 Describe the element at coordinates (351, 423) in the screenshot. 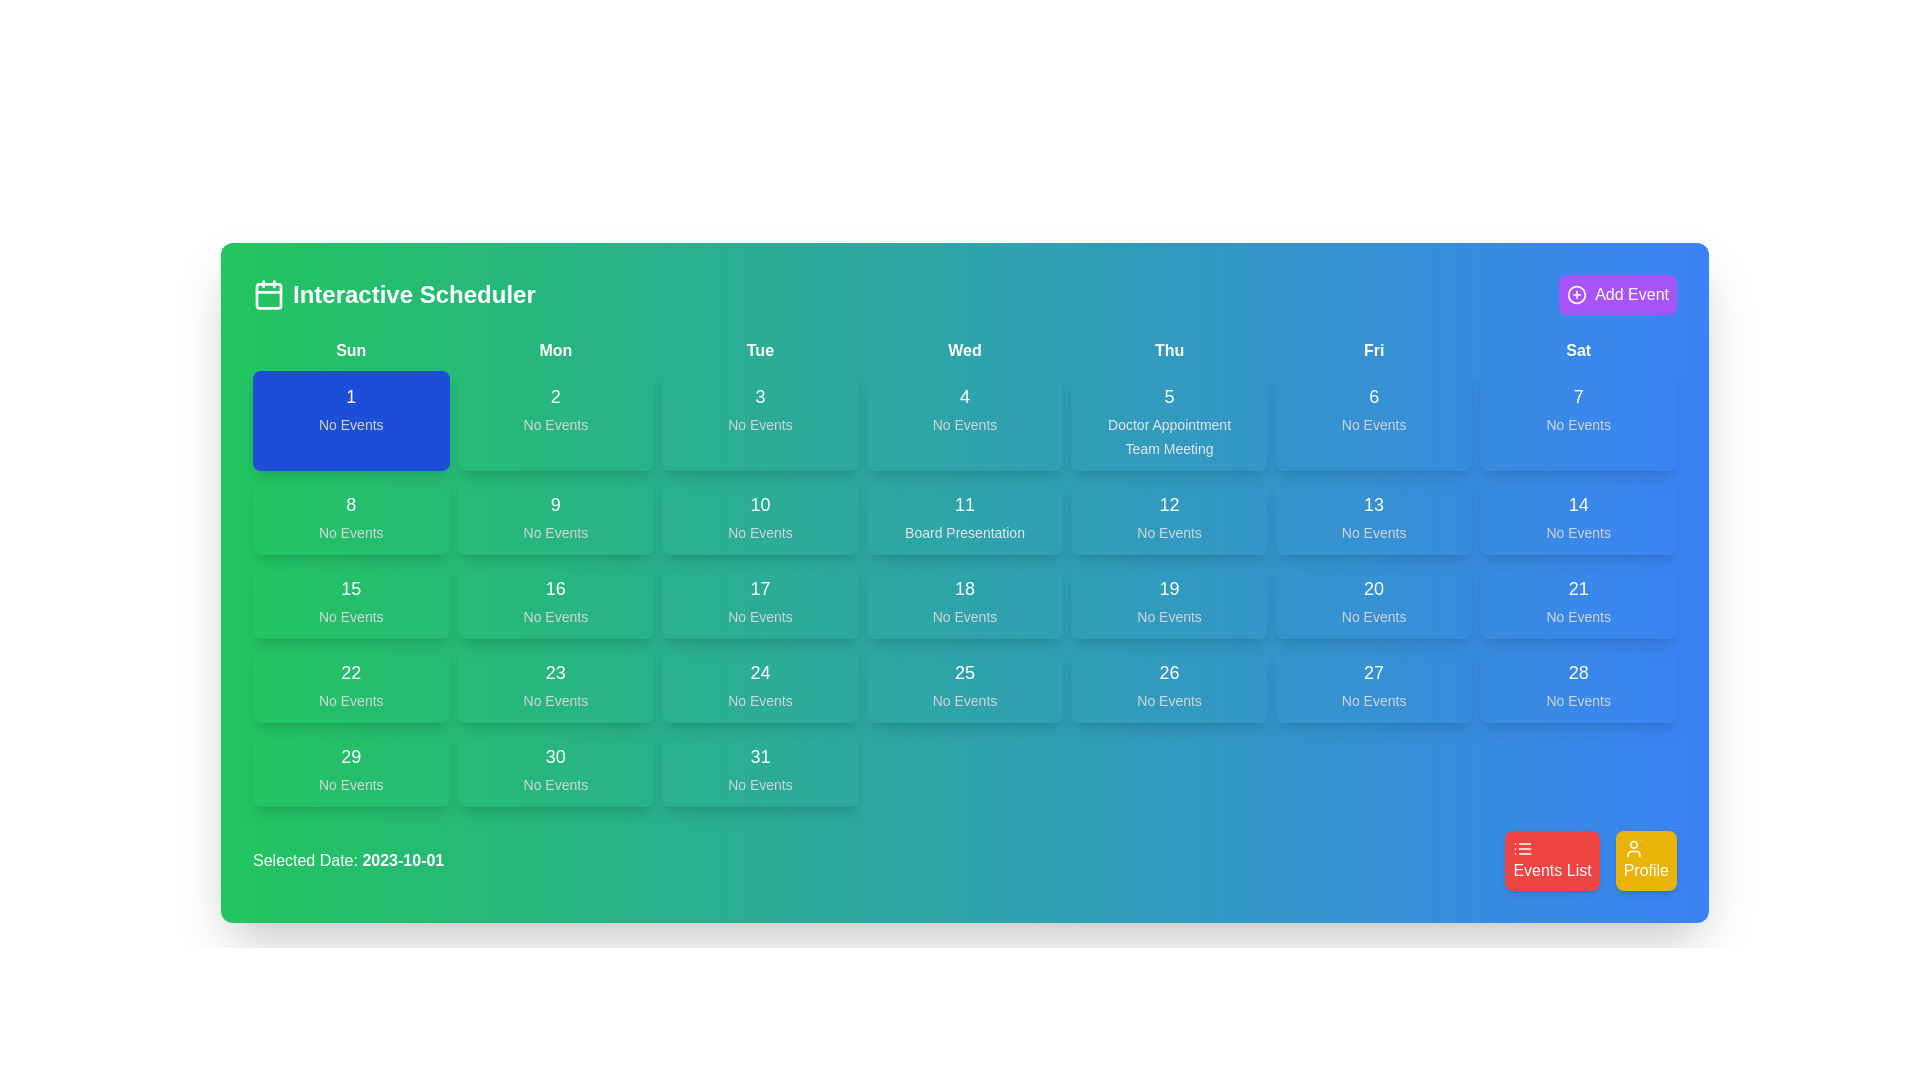

I see `the 'No Events' static text label, which is displayed in a small, gray-colored font within a blue card, located below the numeric representation of '1' in the first date cell of the calendar interface` at that location.